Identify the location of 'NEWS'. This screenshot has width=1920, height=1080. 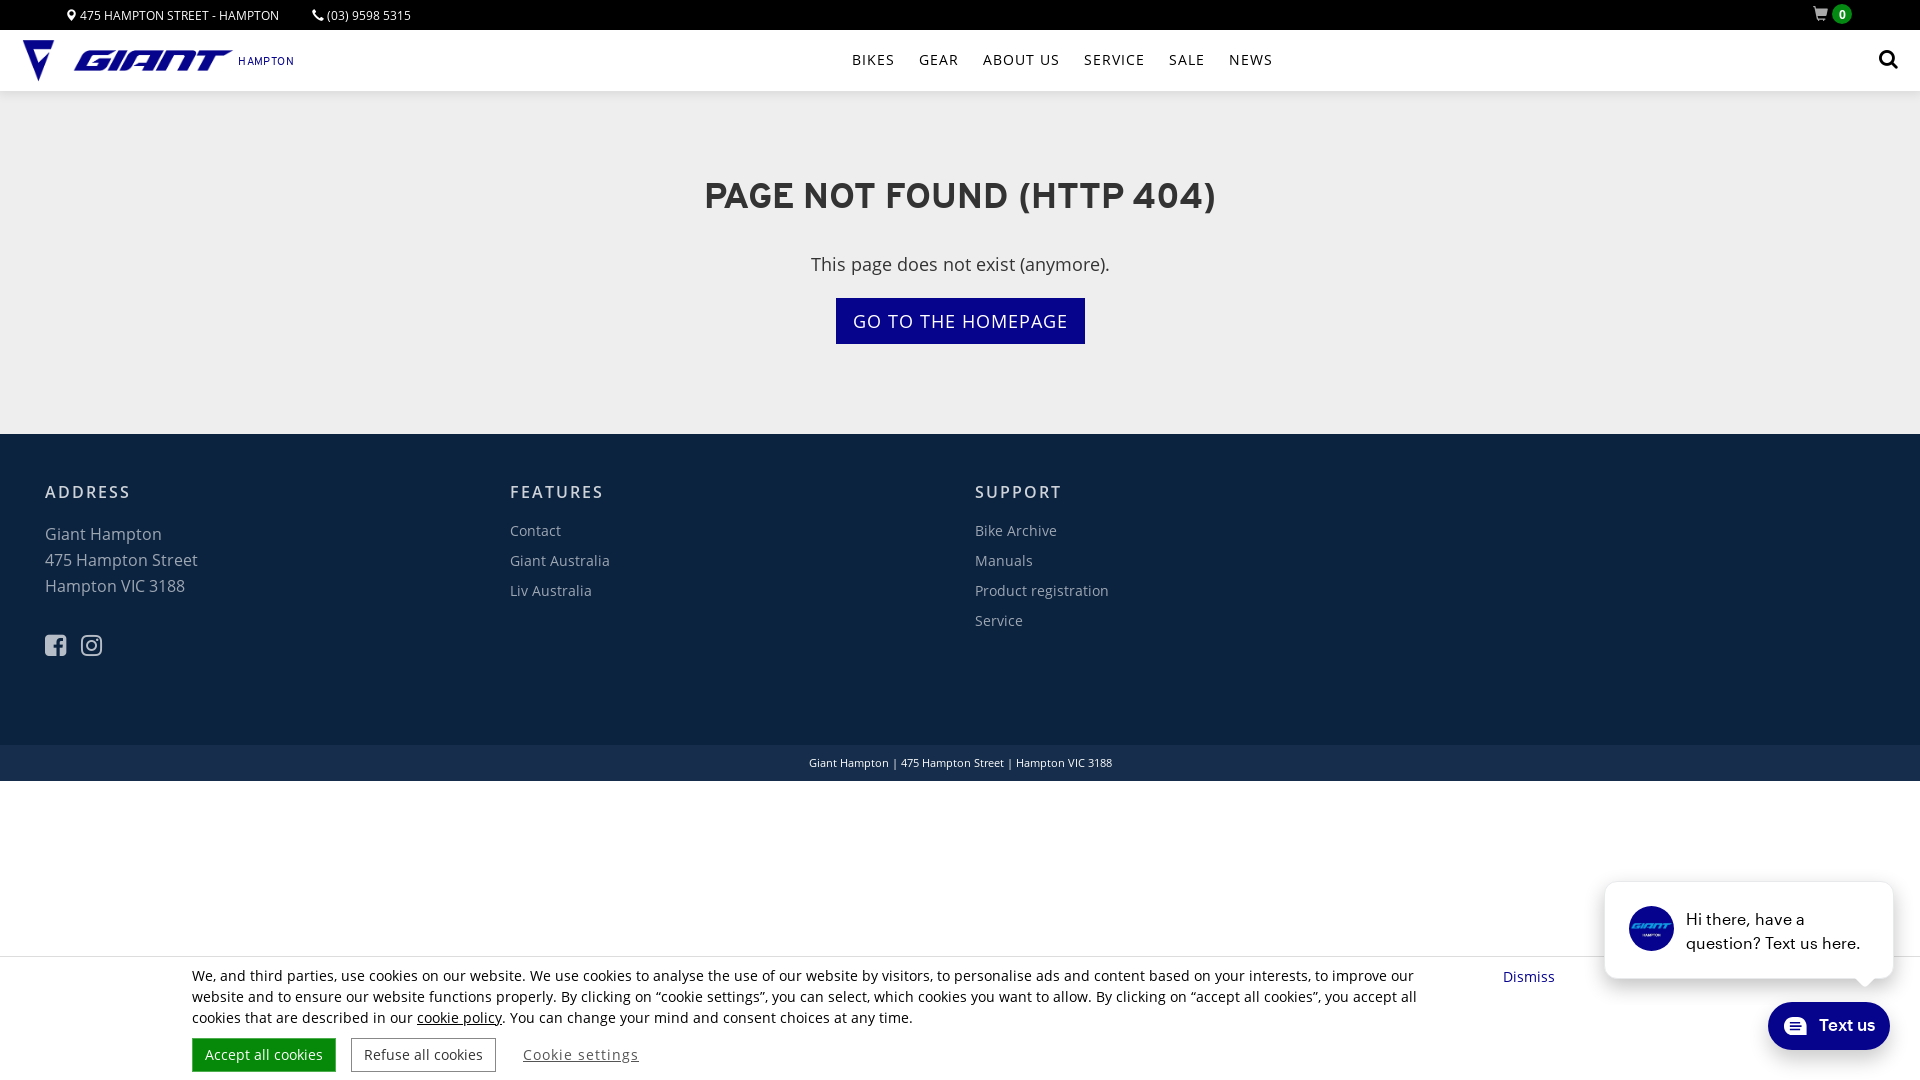
(1227, 59).